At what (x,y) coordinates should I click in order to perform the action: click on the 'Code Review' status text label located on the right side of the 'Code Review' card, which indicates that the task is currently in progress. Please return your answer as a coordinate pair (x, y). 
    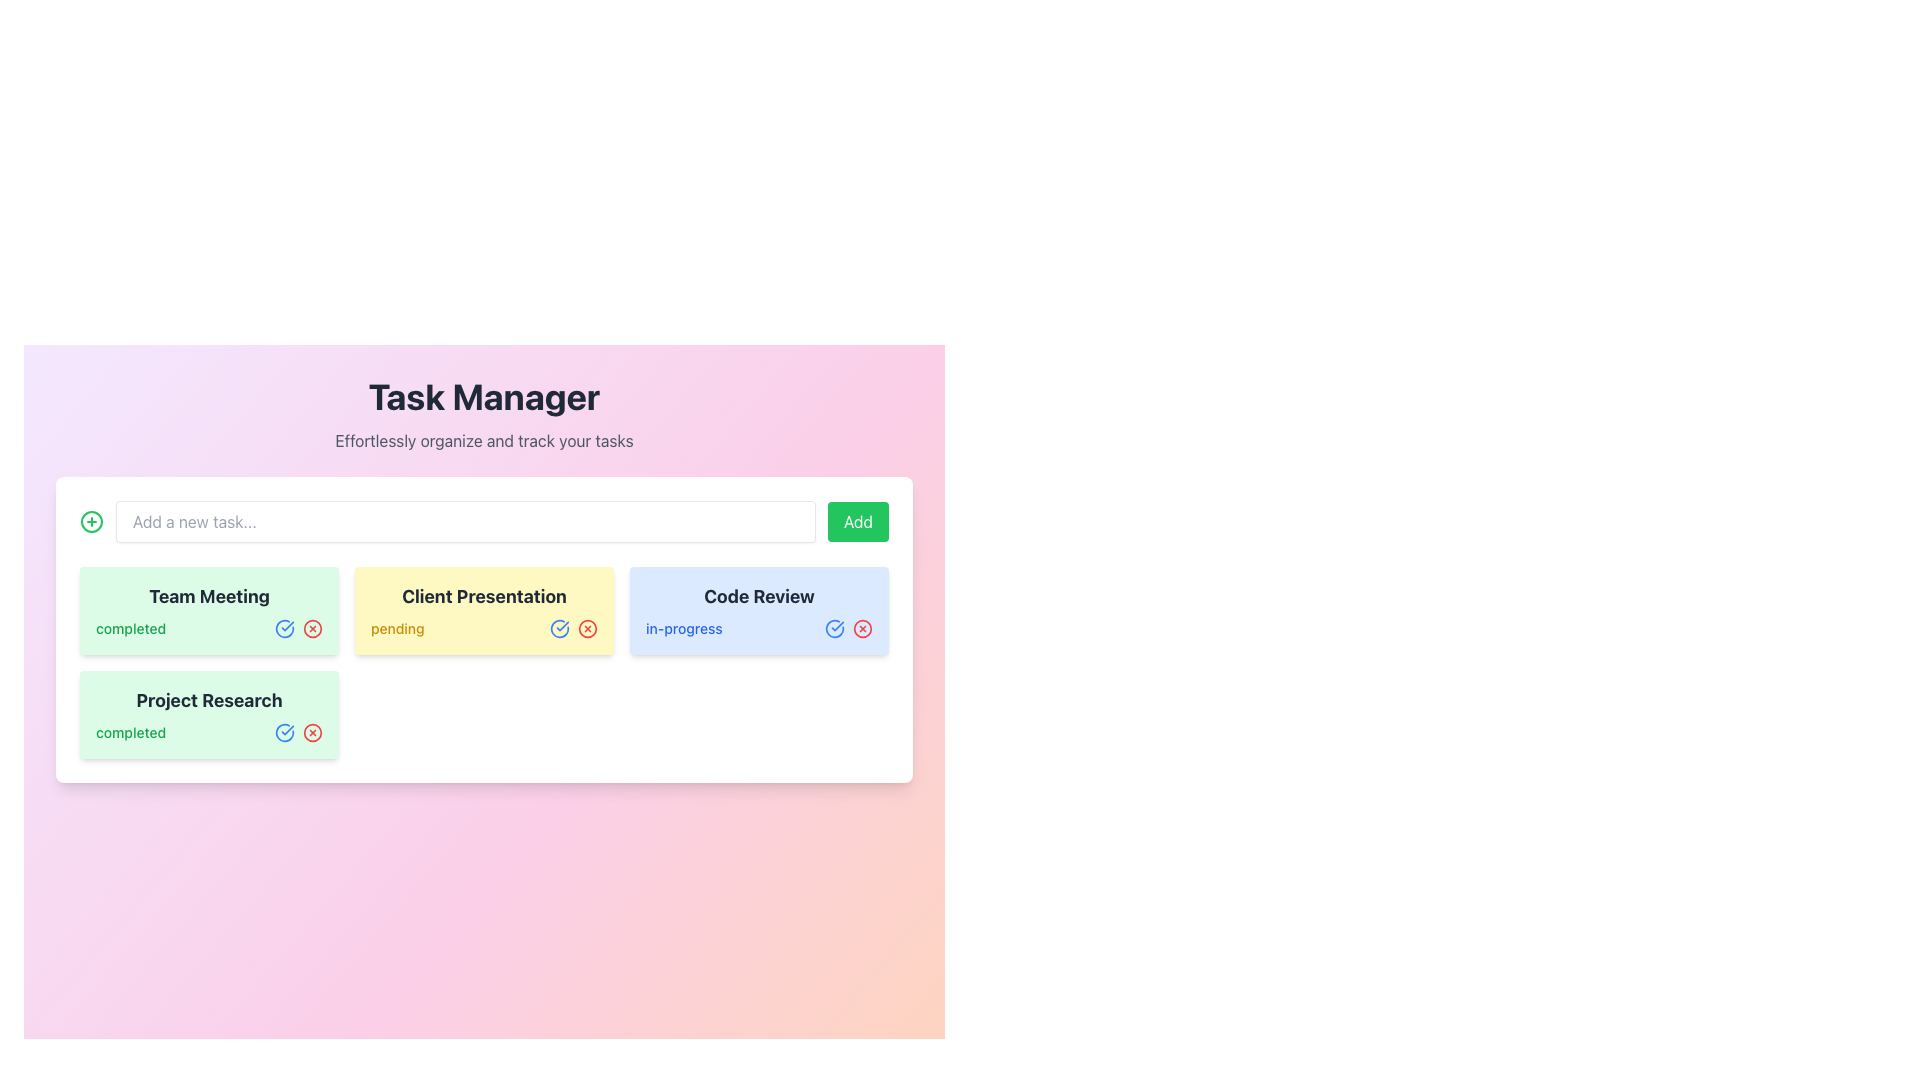
    Looking at the image, I should click on (684, 627).